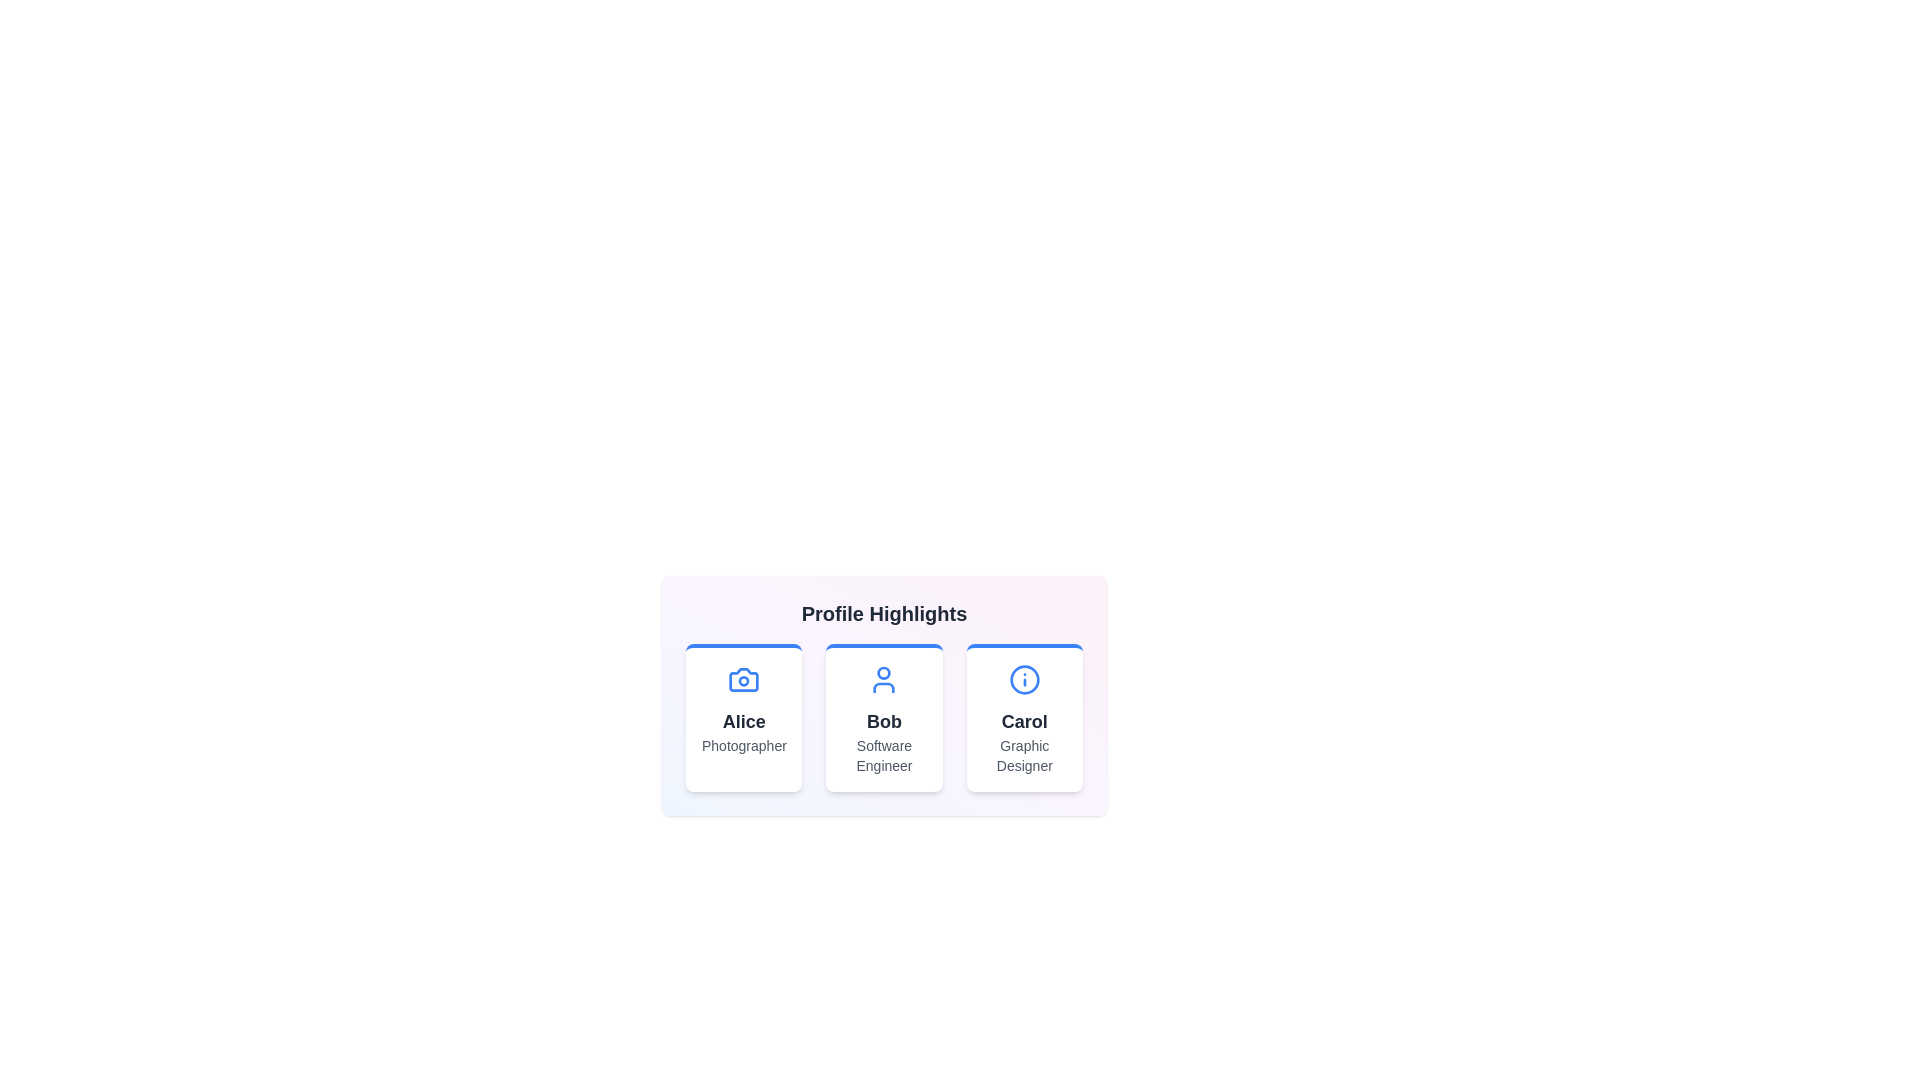 The width and height of the screenshot is (1920, 1080). What do you see at coordinates (1024, 716) in the screenshot?
I see `the profile card of Carol to preview additional information` at bounding box center [1024, 716].